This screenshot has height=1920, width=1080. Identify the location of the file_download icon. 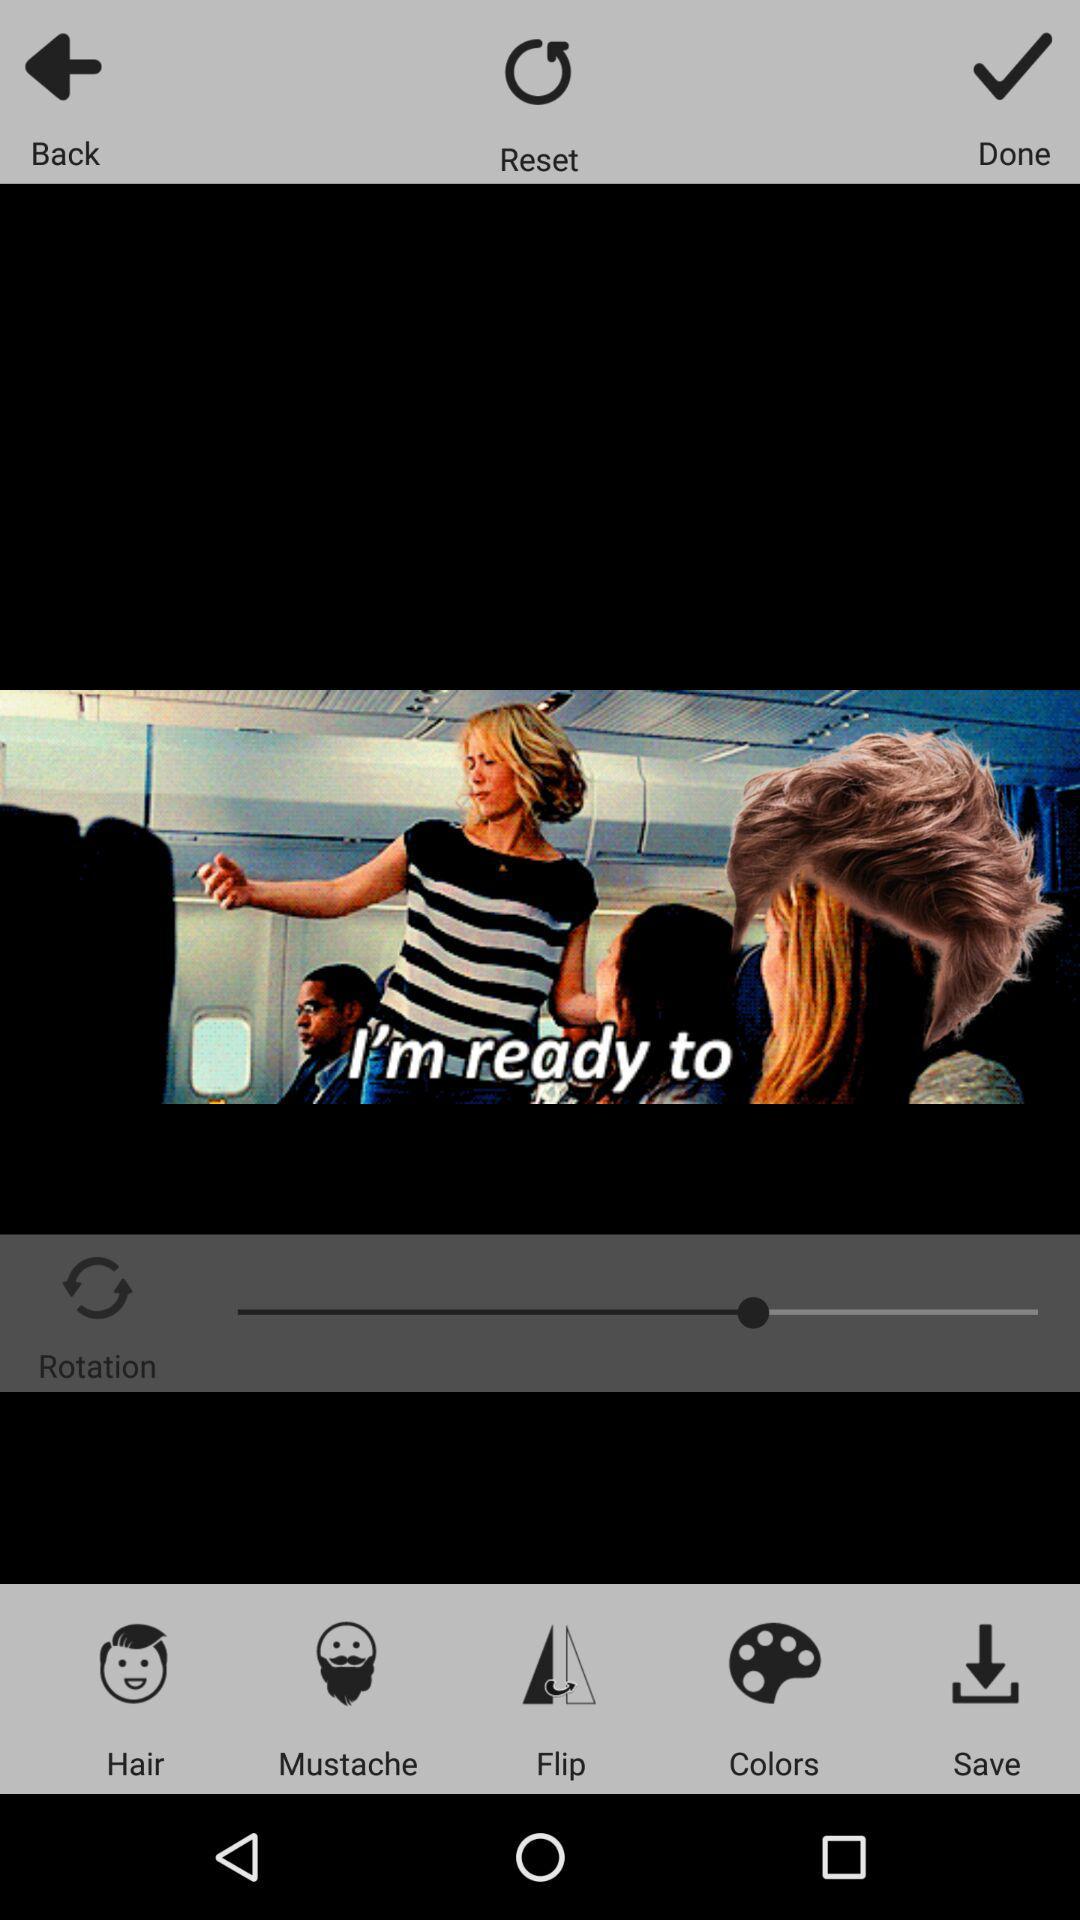
(986, 1662).